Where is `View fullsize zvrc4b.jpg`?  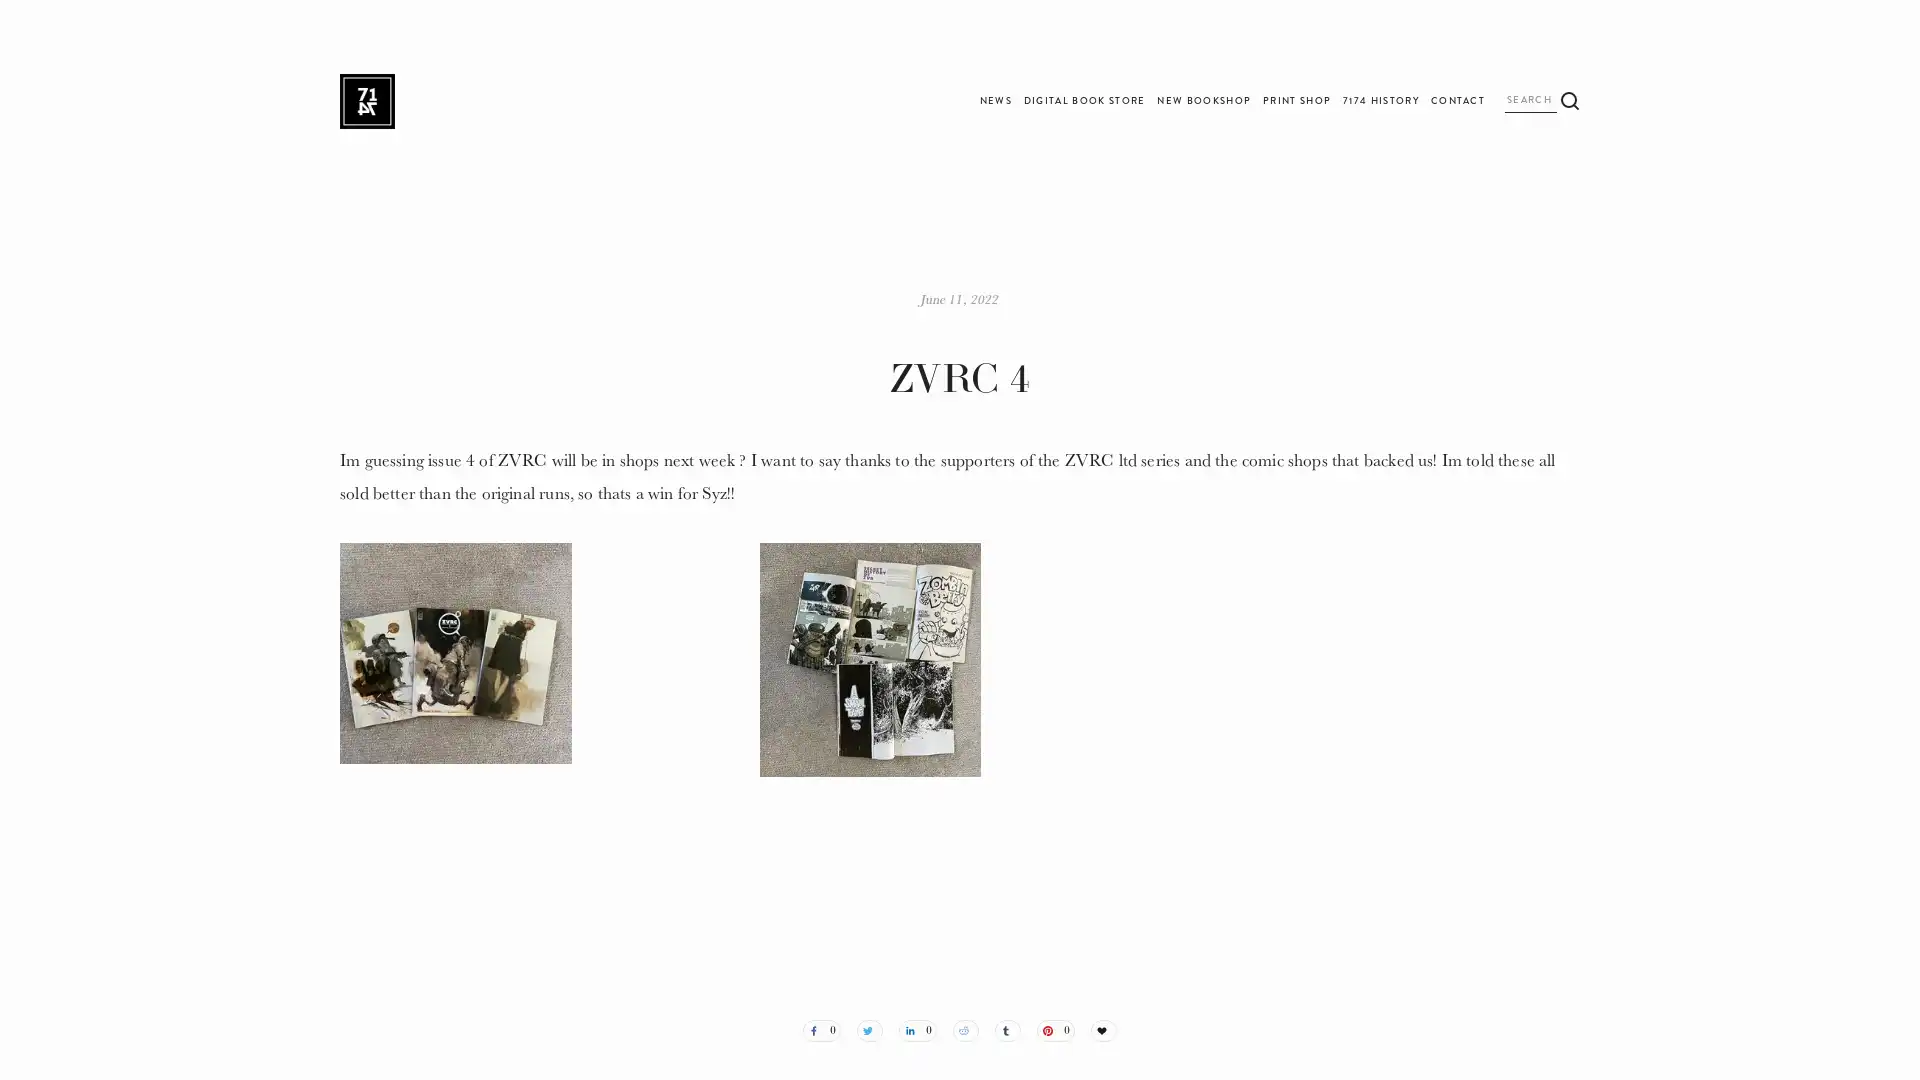 View fullsize zvrc4b.jpg is located at coordinates (960, 743).